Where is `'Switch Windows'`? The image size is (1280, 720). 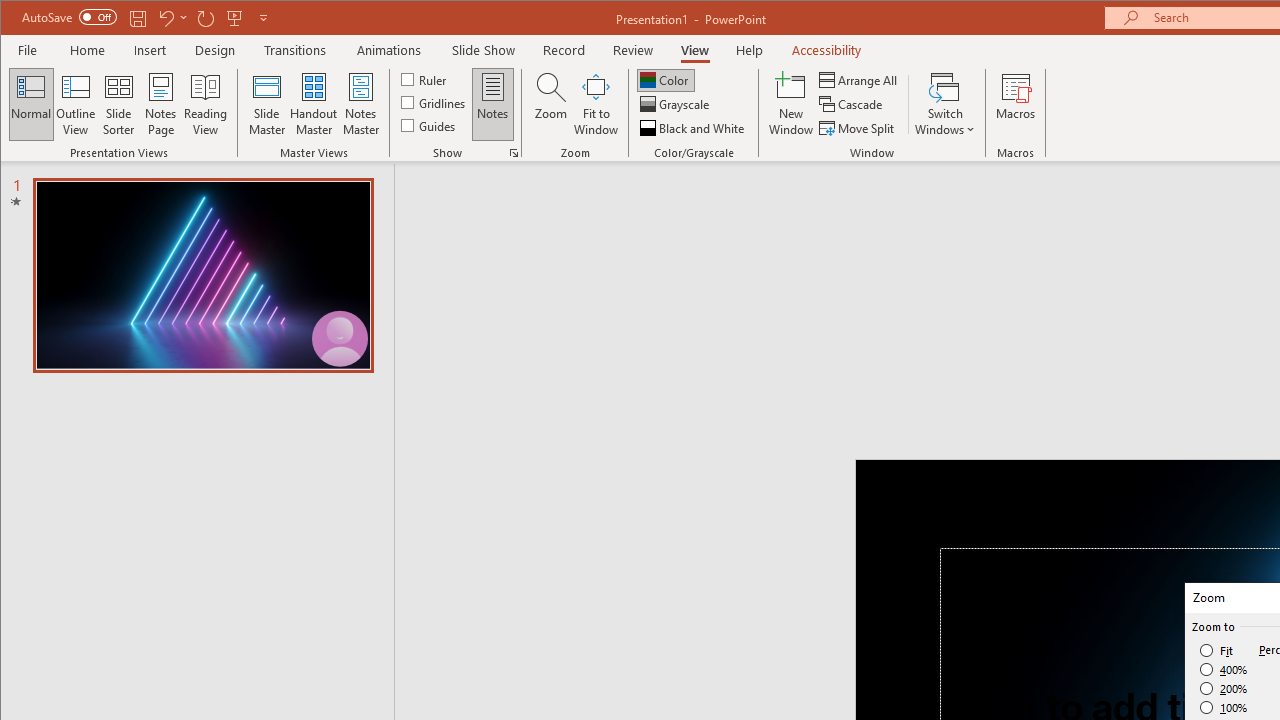
'Switch Windows' is located at coordinates (944, 104).